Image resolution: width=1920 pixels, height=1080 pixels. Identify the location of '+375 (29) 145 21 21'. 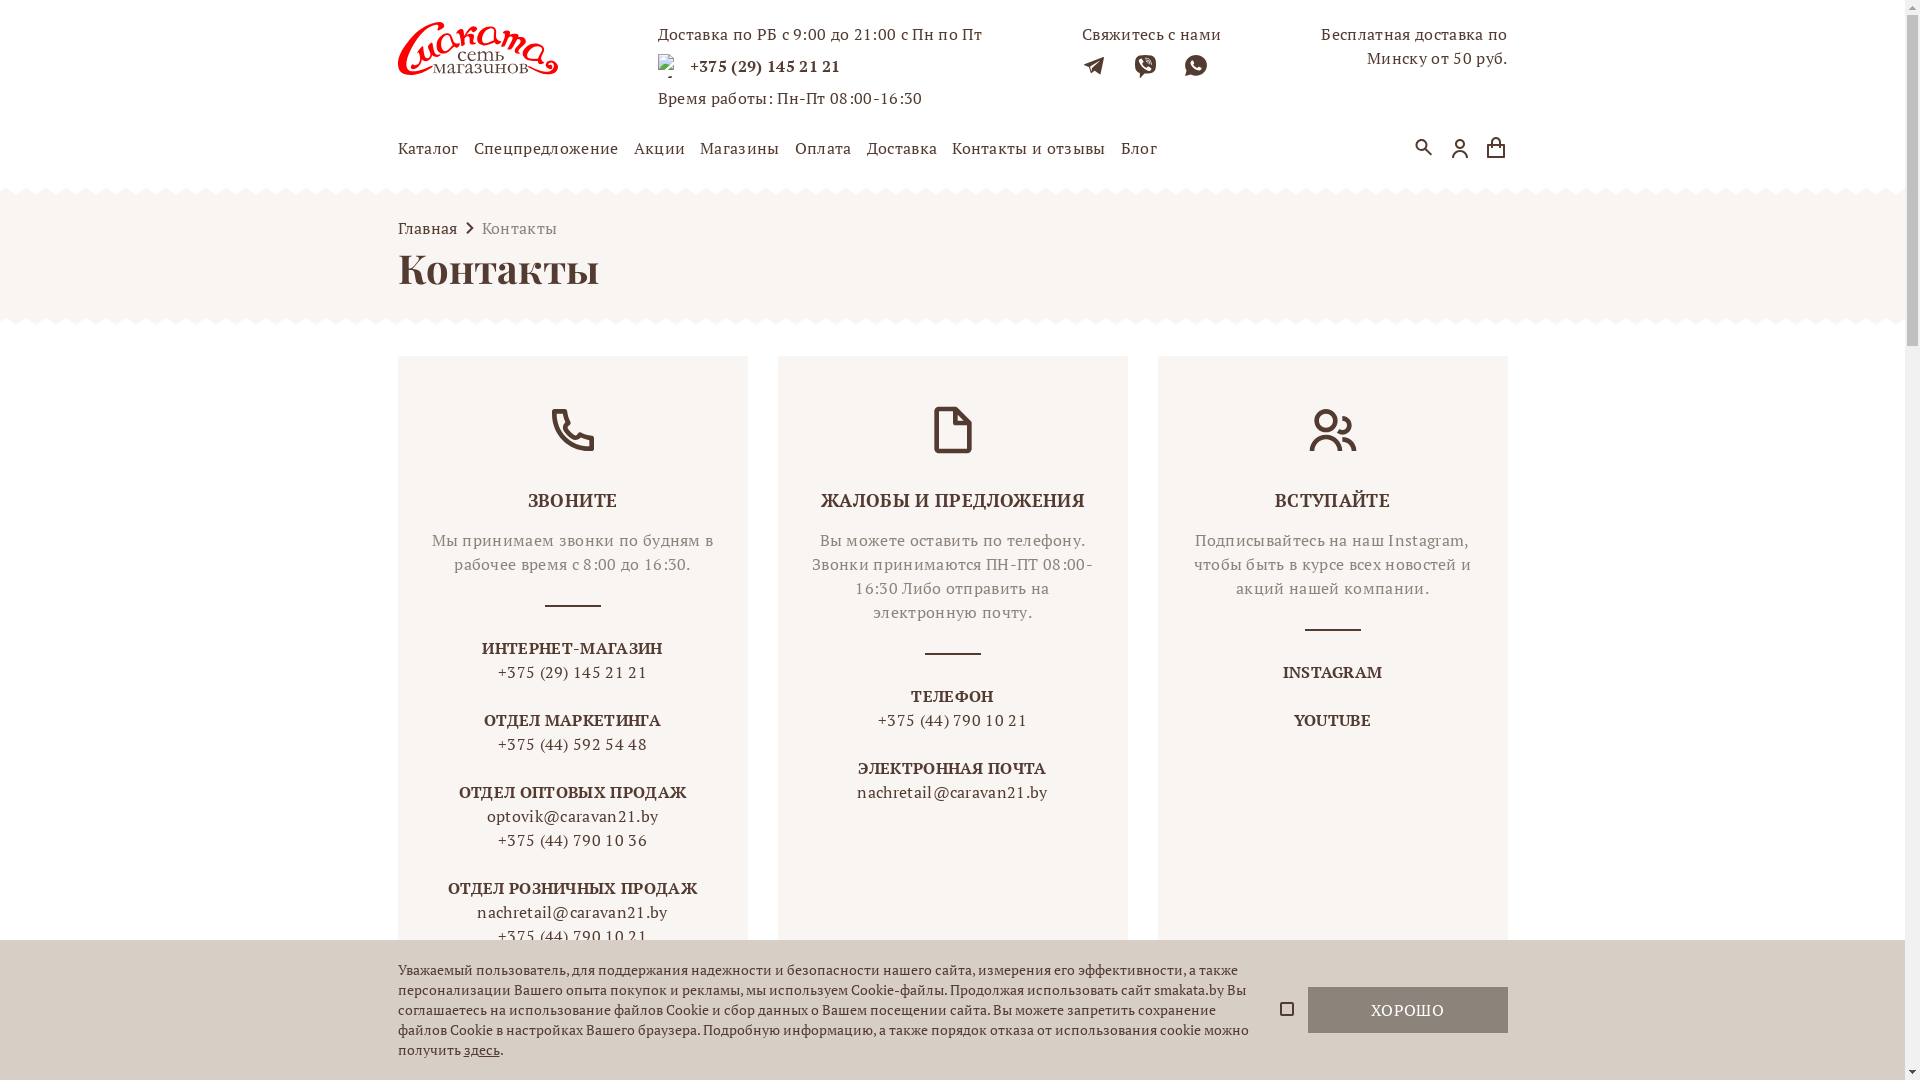
(764, 64).